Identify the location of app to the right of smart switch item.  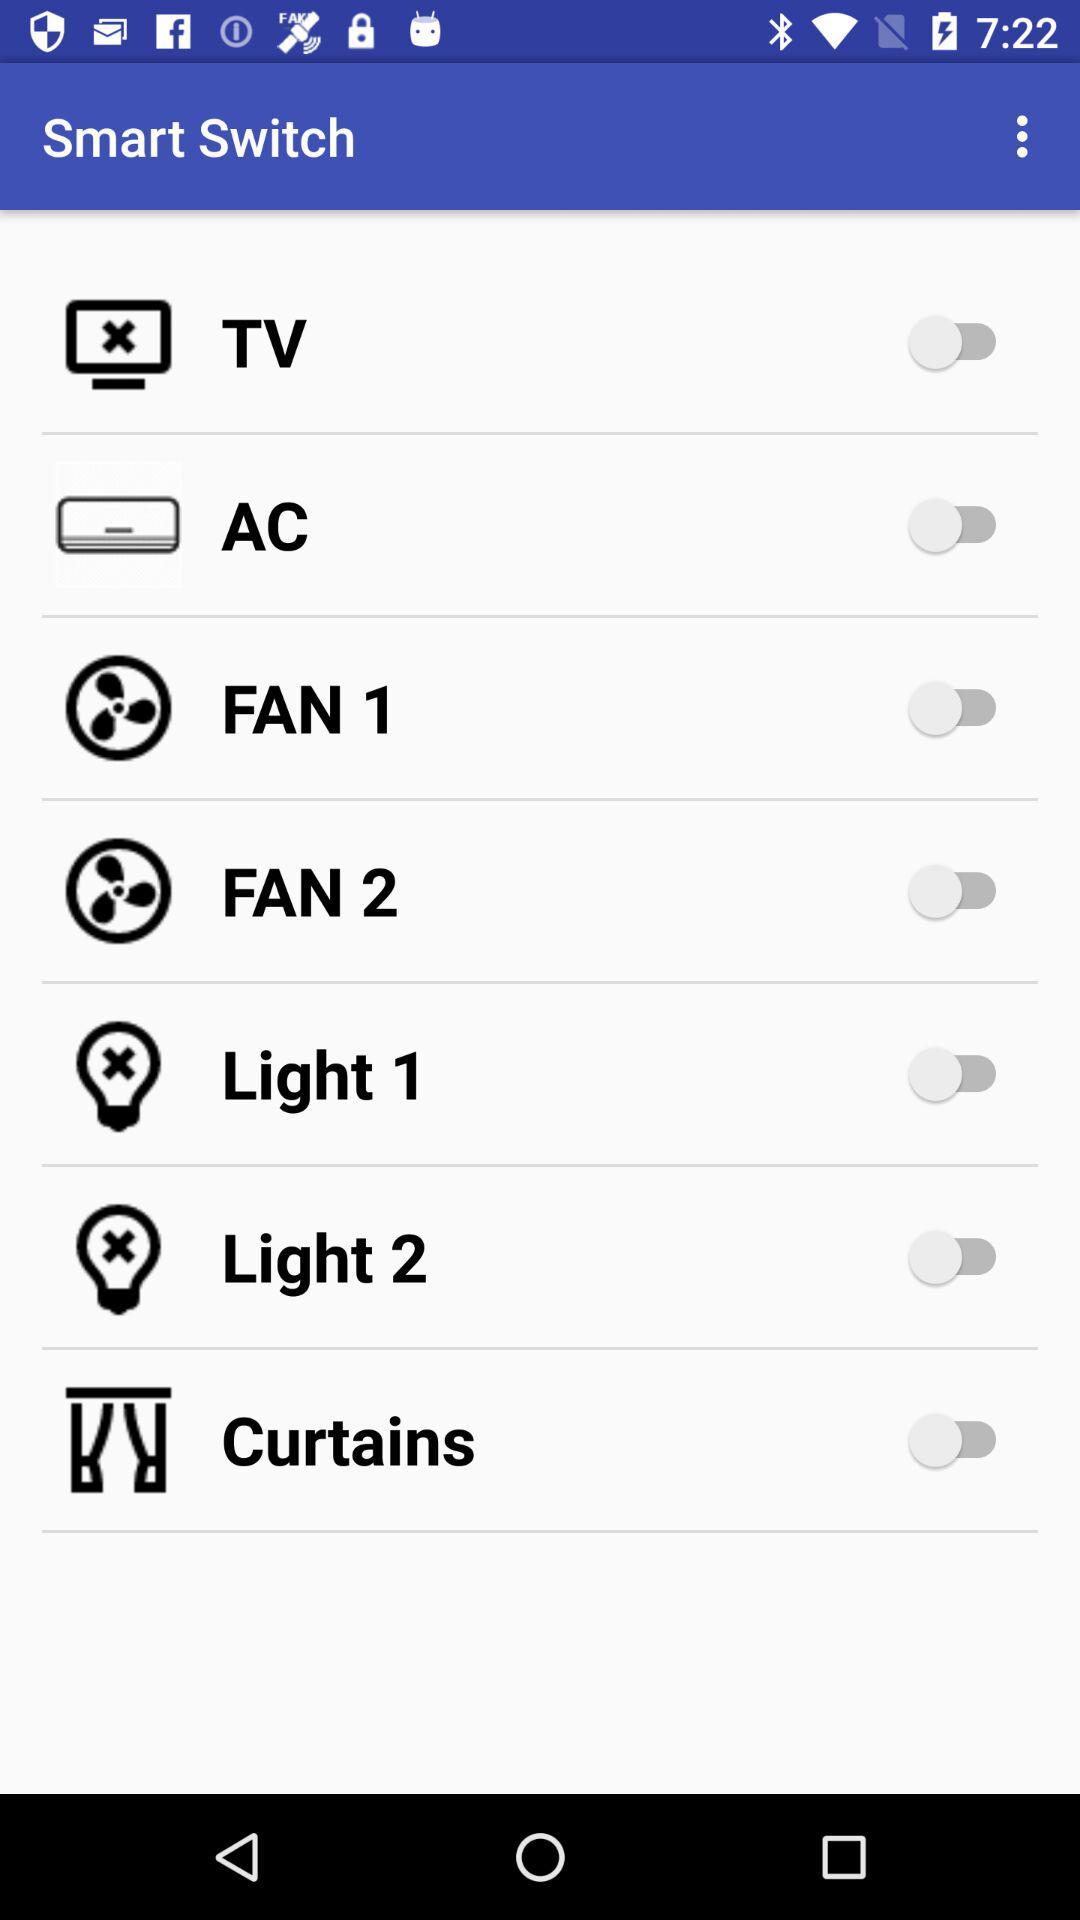
(1027, 135).